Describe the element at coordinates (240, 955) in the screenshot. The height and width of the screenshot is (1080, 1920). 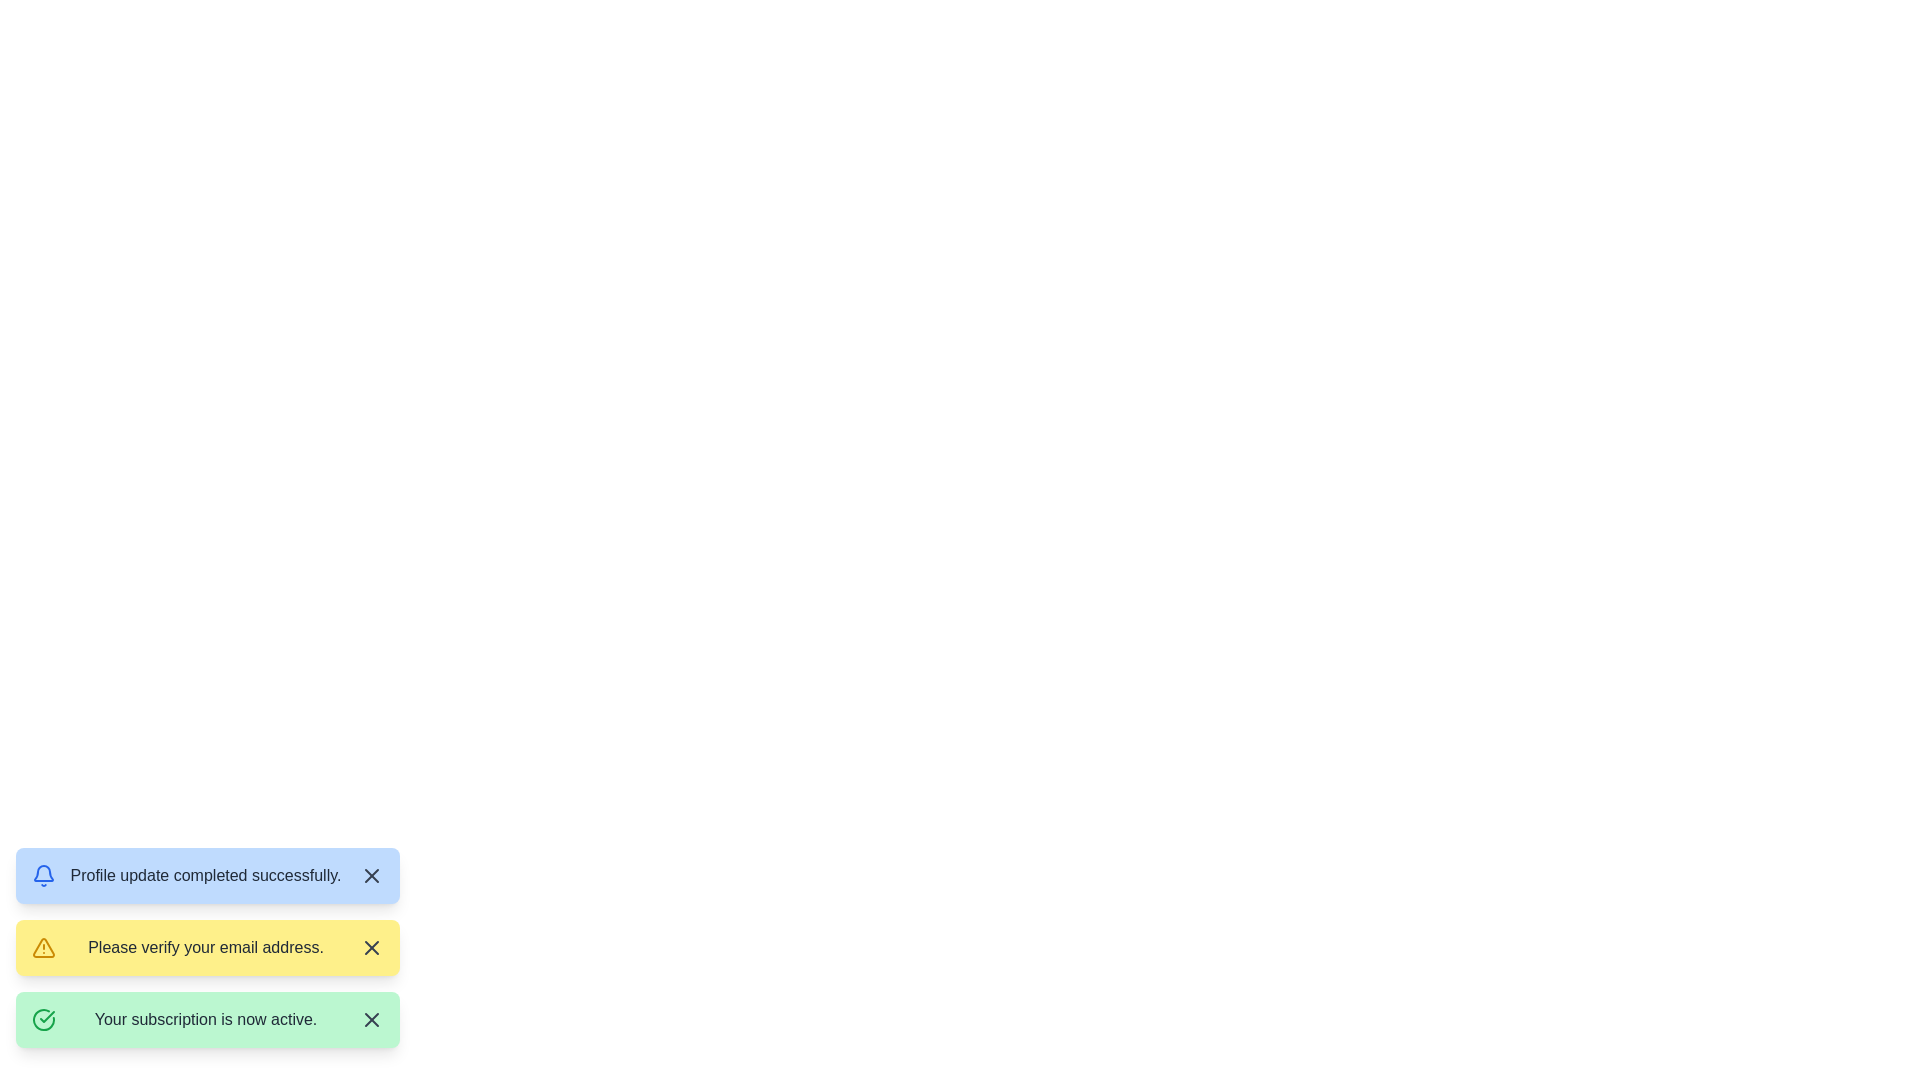
I see `notification displayed in the yellow alert box that prompts 'Please verify your email address.'` at that location.